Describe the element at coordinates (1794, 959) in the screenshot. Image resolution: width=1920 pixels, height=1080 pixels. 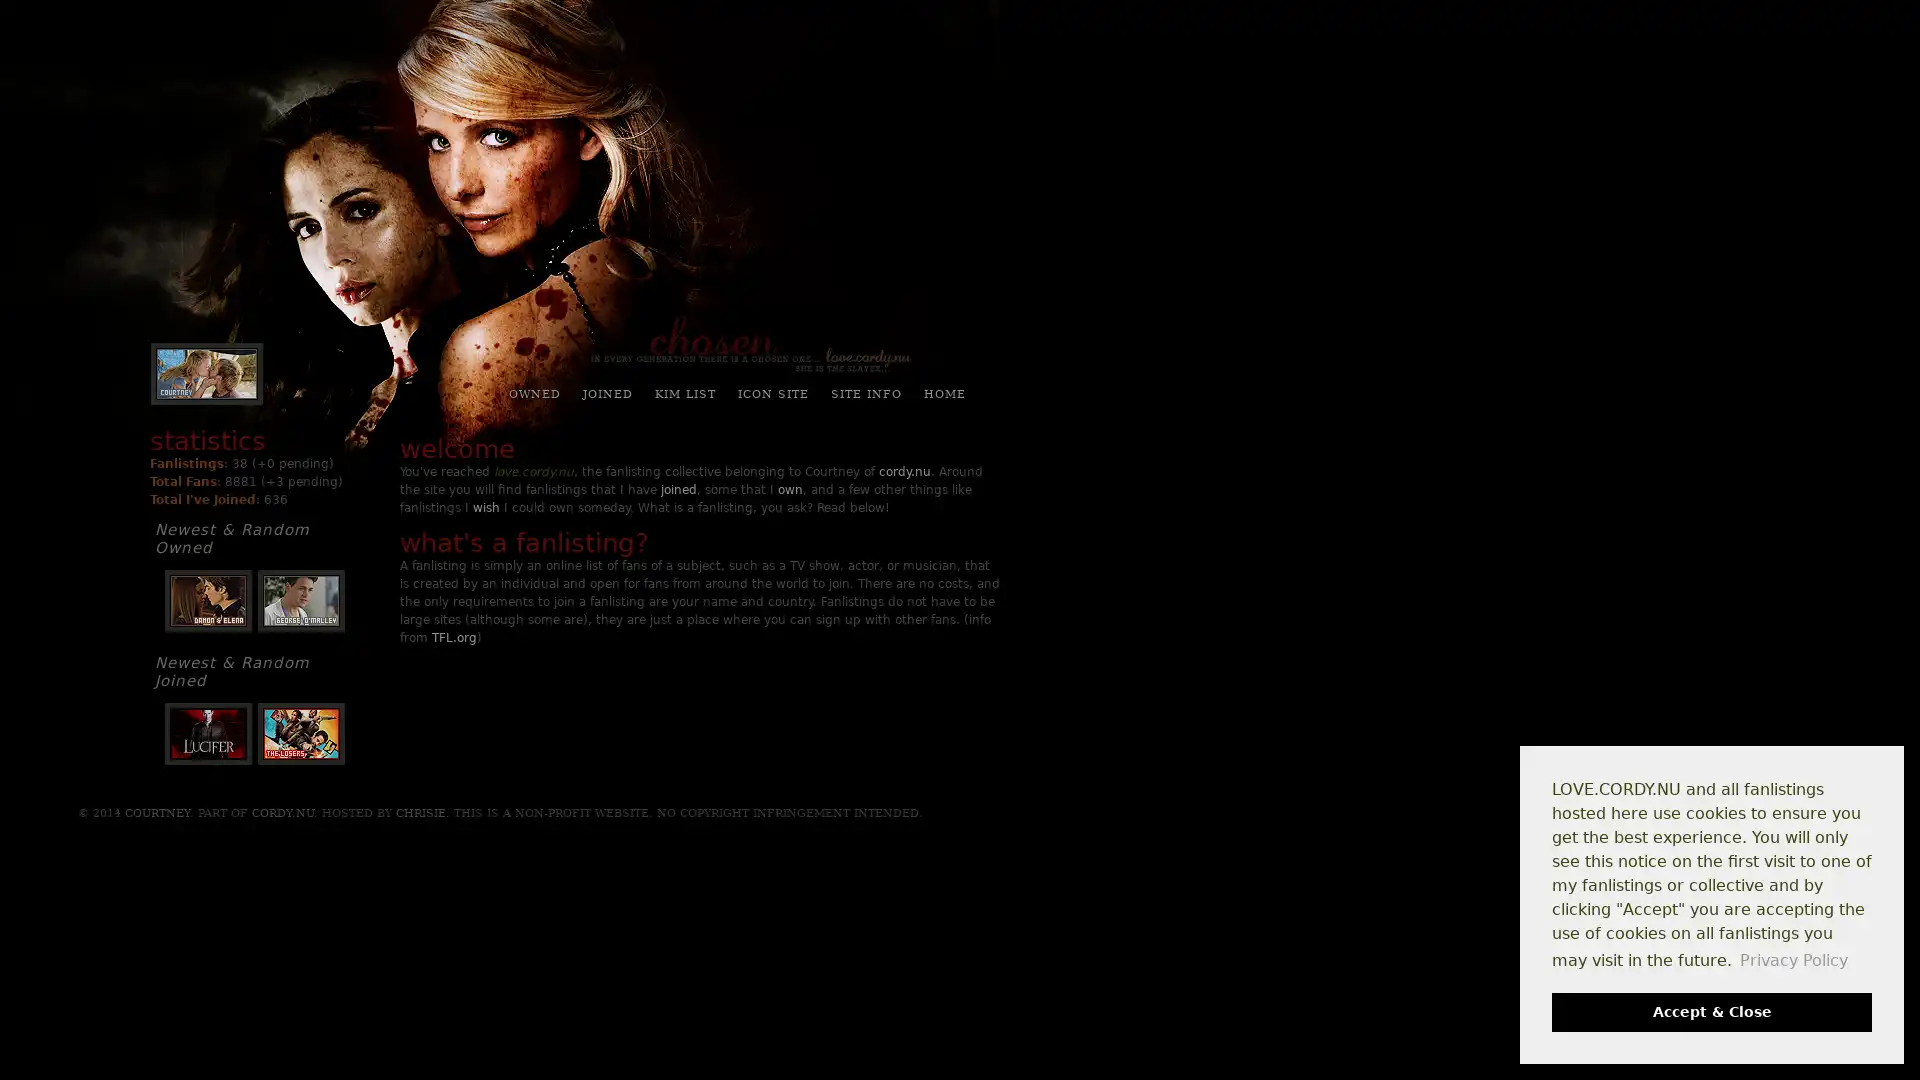
I see `learn more about cookies` at that location.